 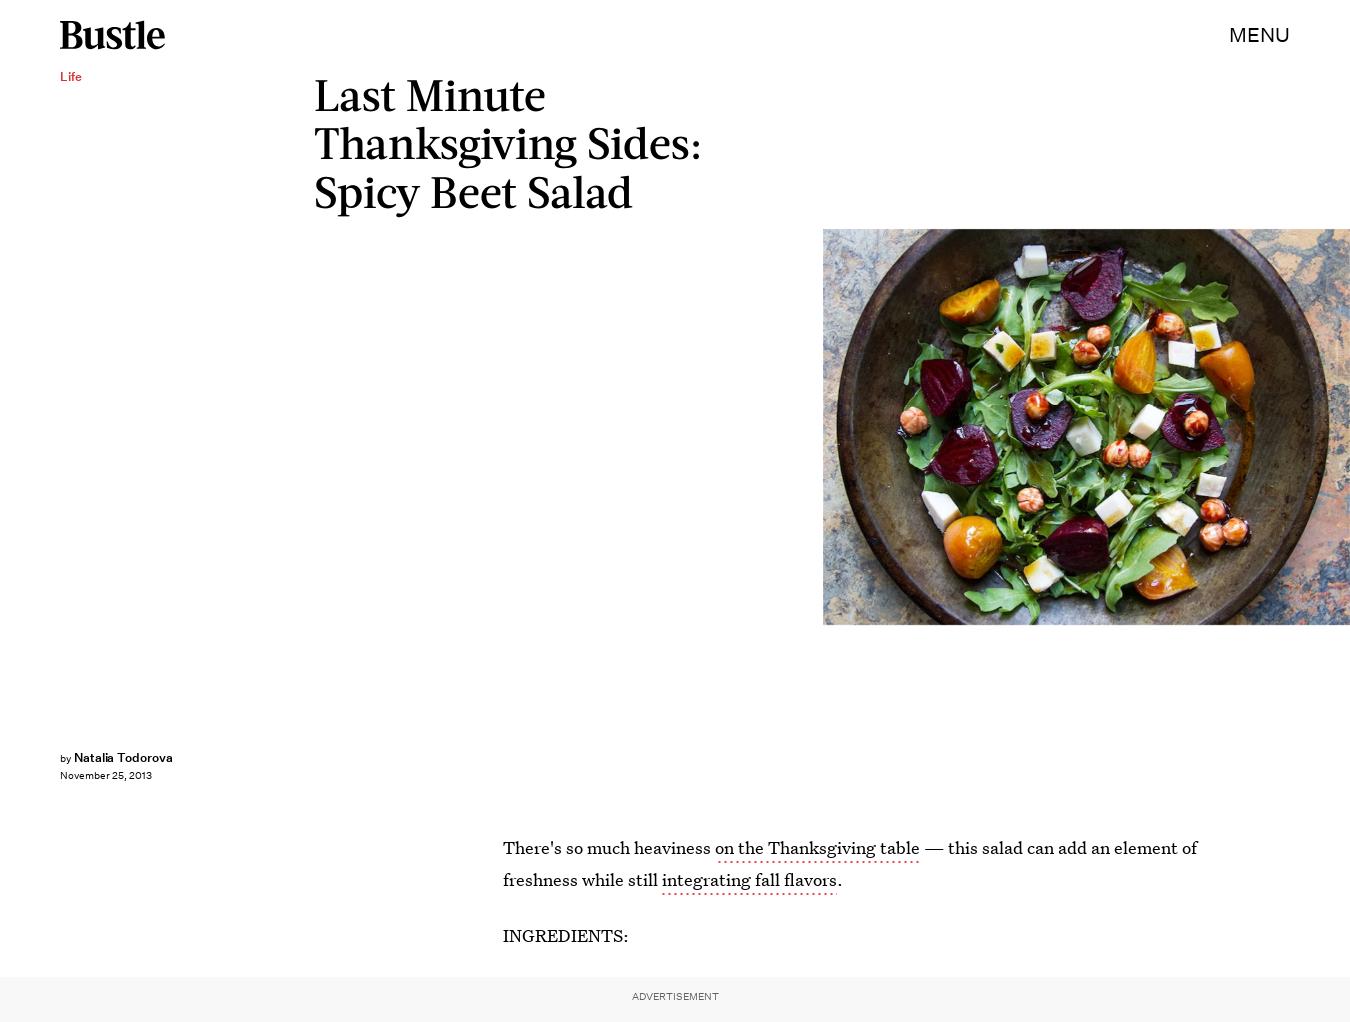 I want to click on 'INGREDIENTS:', so click(x=566, y=935).